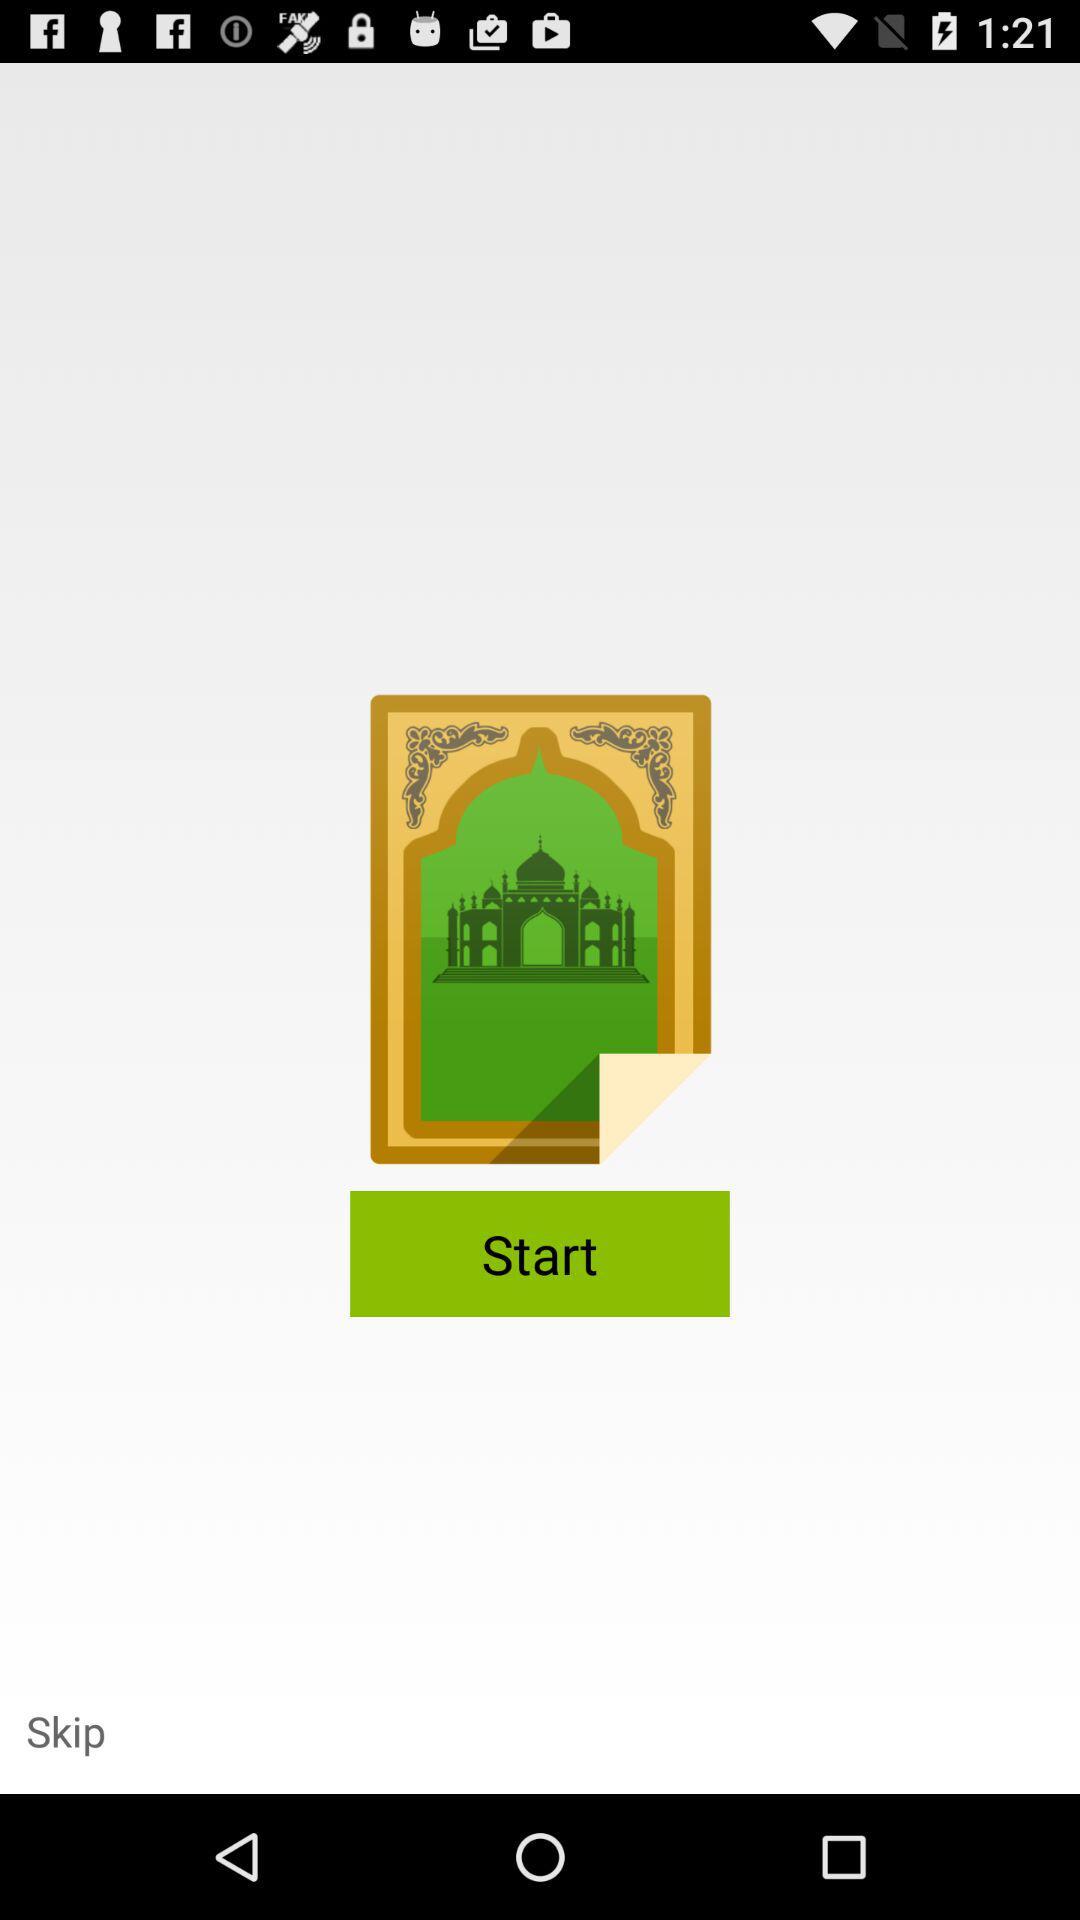  What do you see at coordinates (540, 1252) in the screenshot?
I see `start item` at bounding box center [540, 1252].